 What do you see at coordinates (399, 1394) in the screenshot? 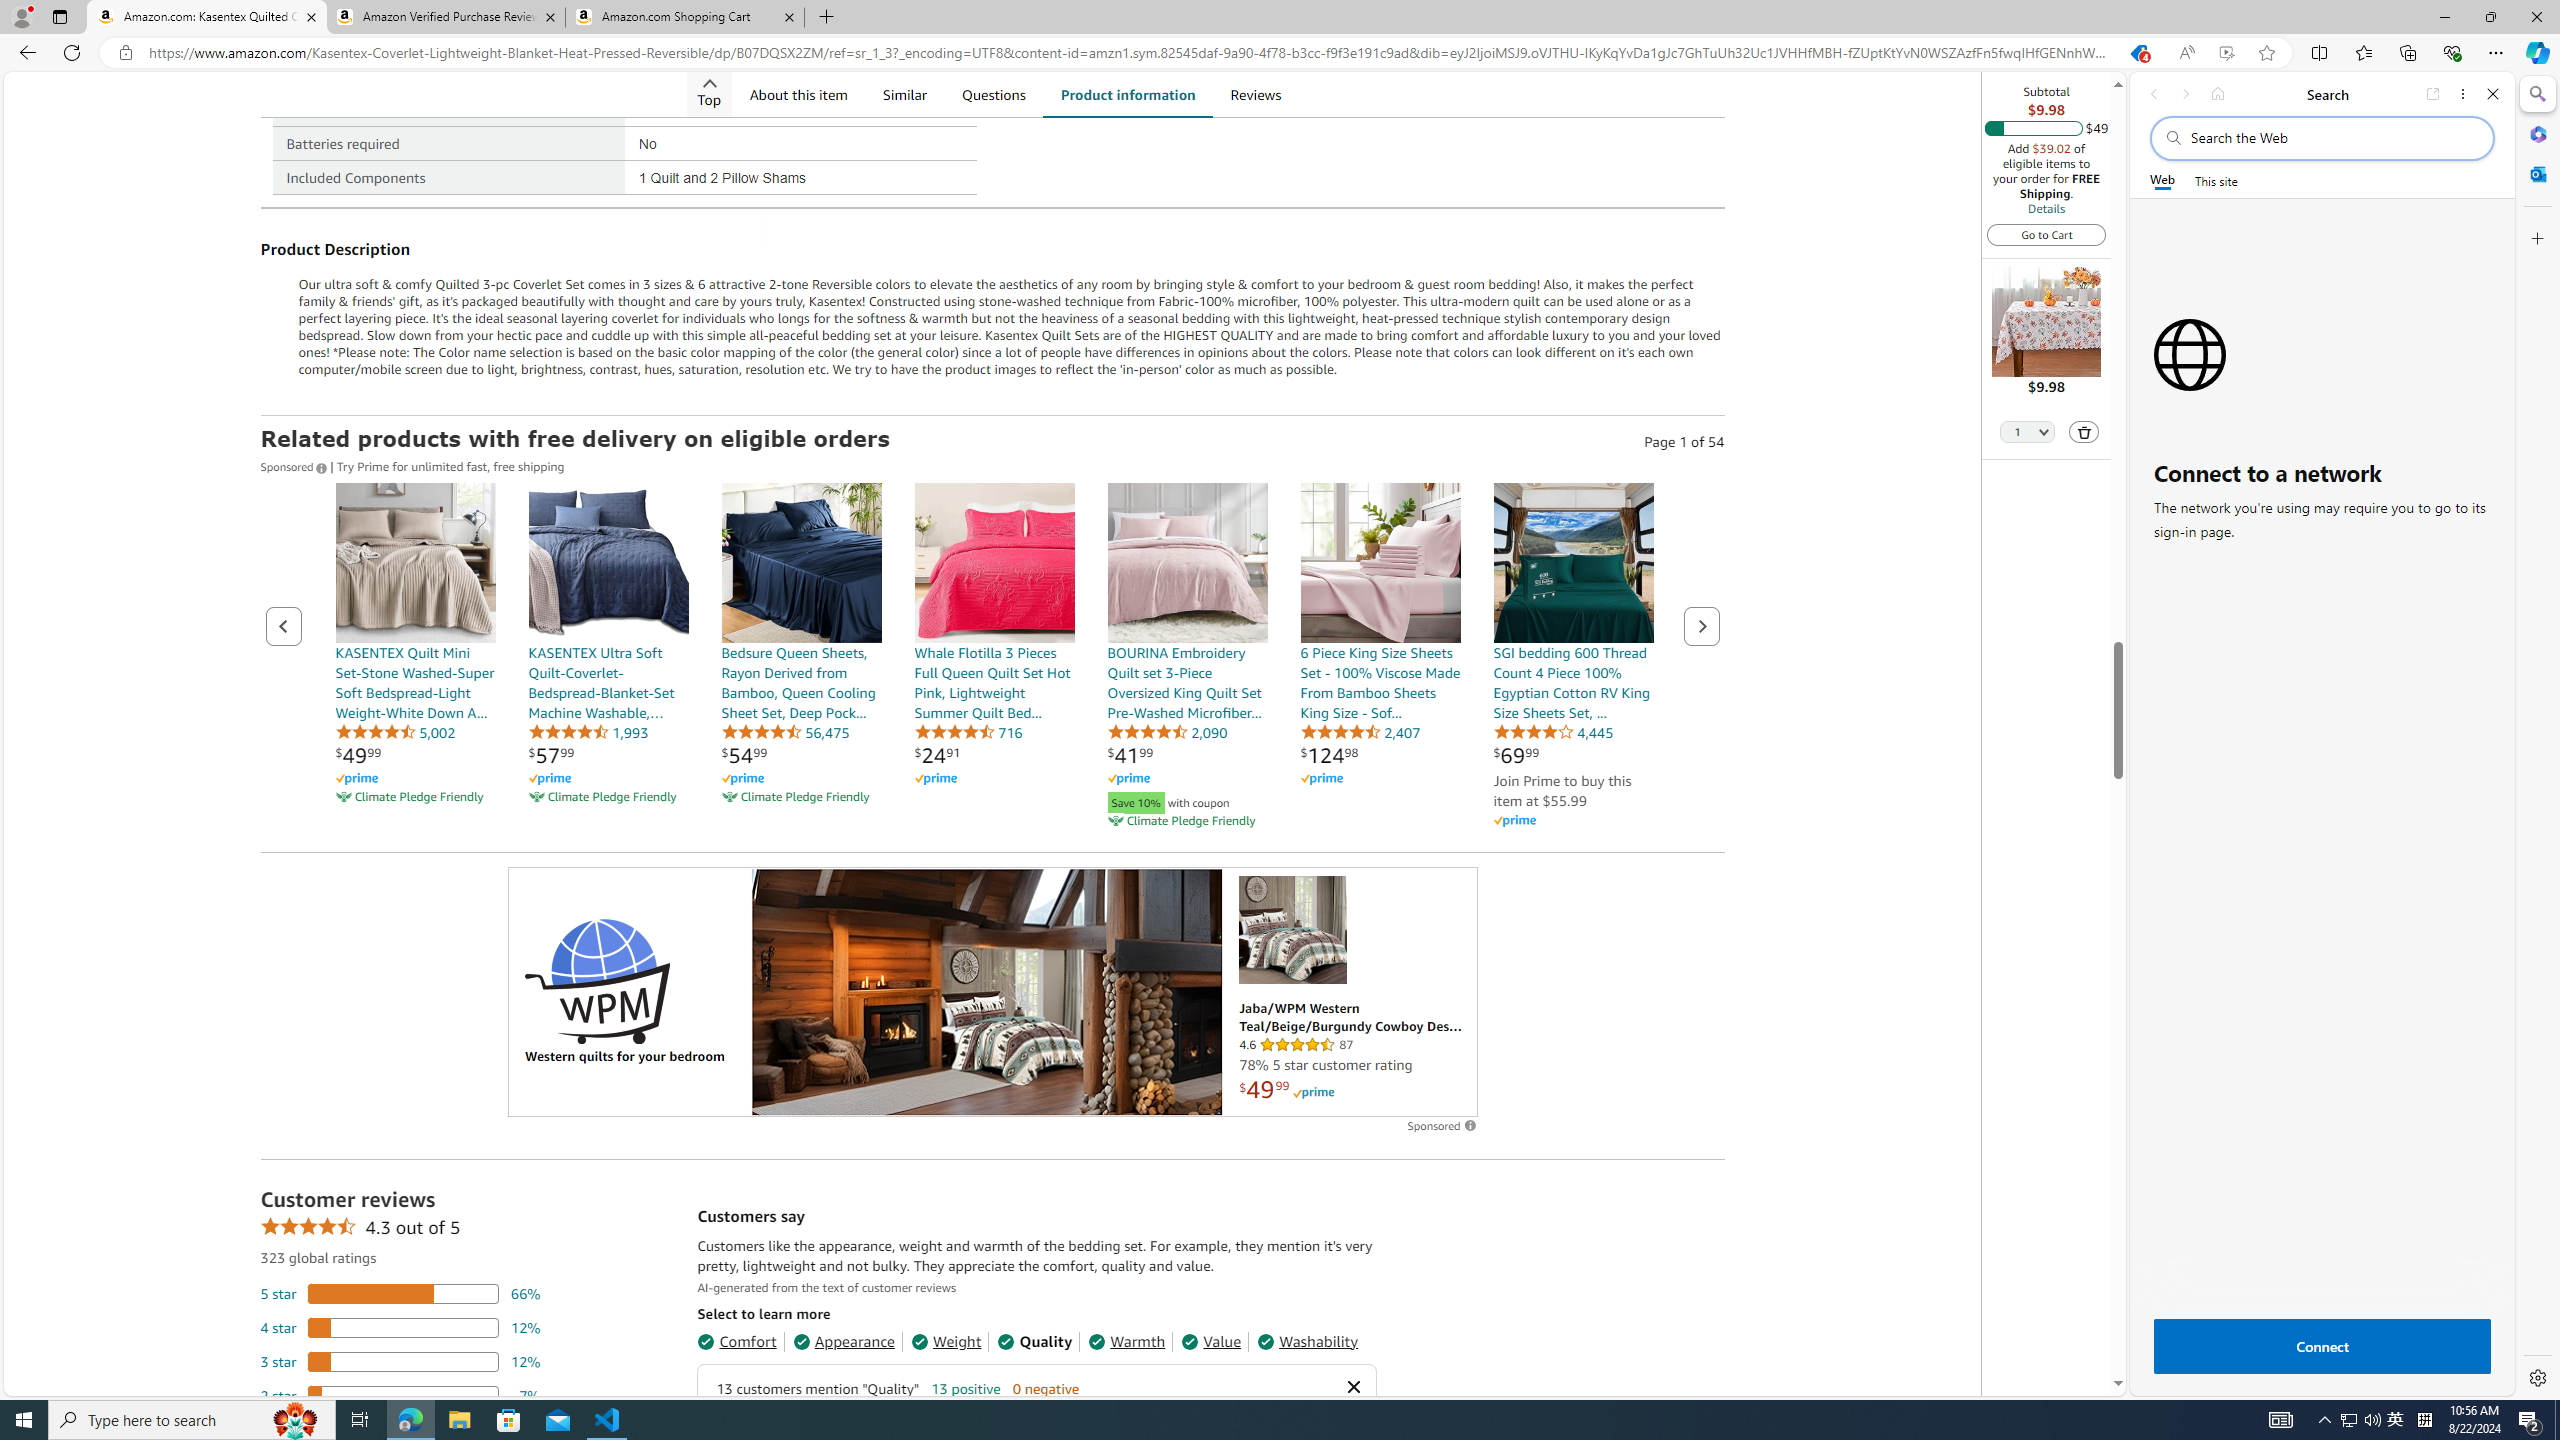
I see `'7 percent of reviews have 2 stars'` at bounding box center [399, 1394].